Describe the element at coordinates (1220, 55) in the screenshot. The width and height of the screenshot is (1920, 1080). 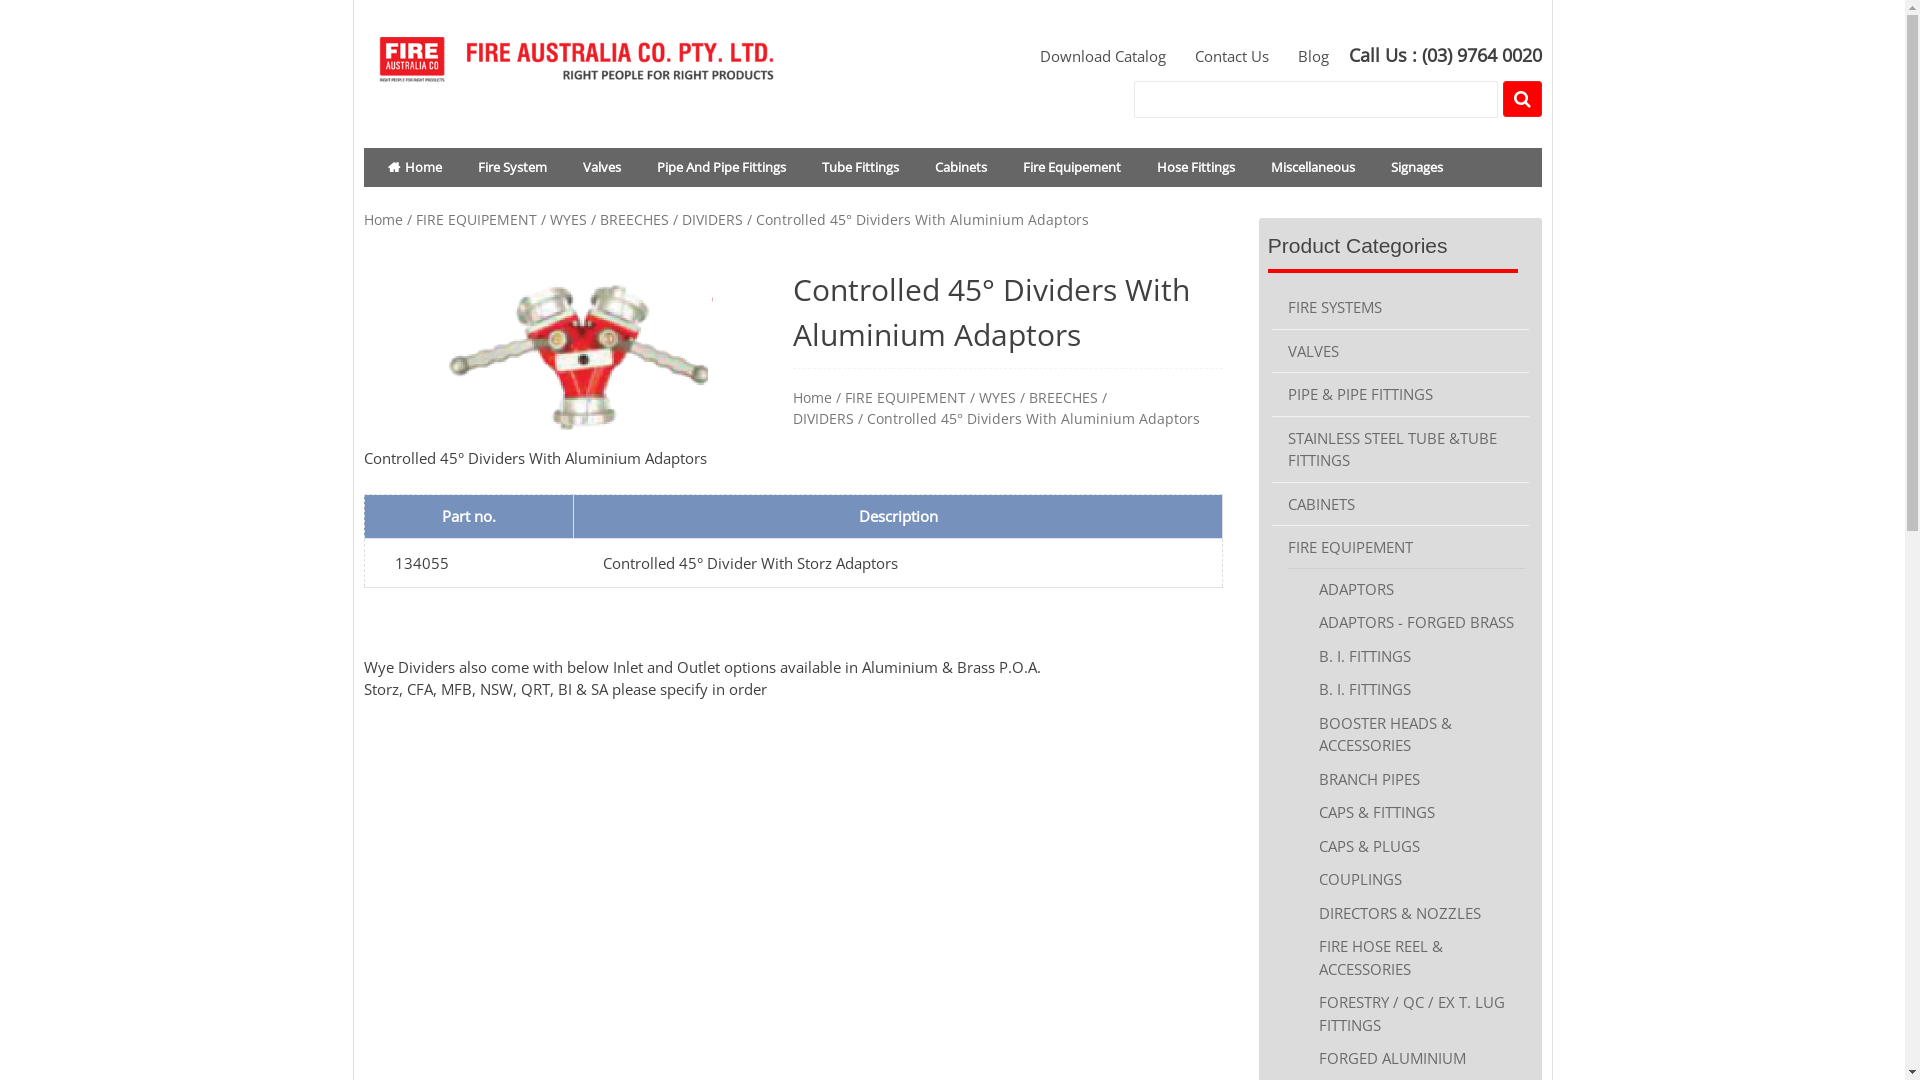
I see `'Contact Us'` at that location.